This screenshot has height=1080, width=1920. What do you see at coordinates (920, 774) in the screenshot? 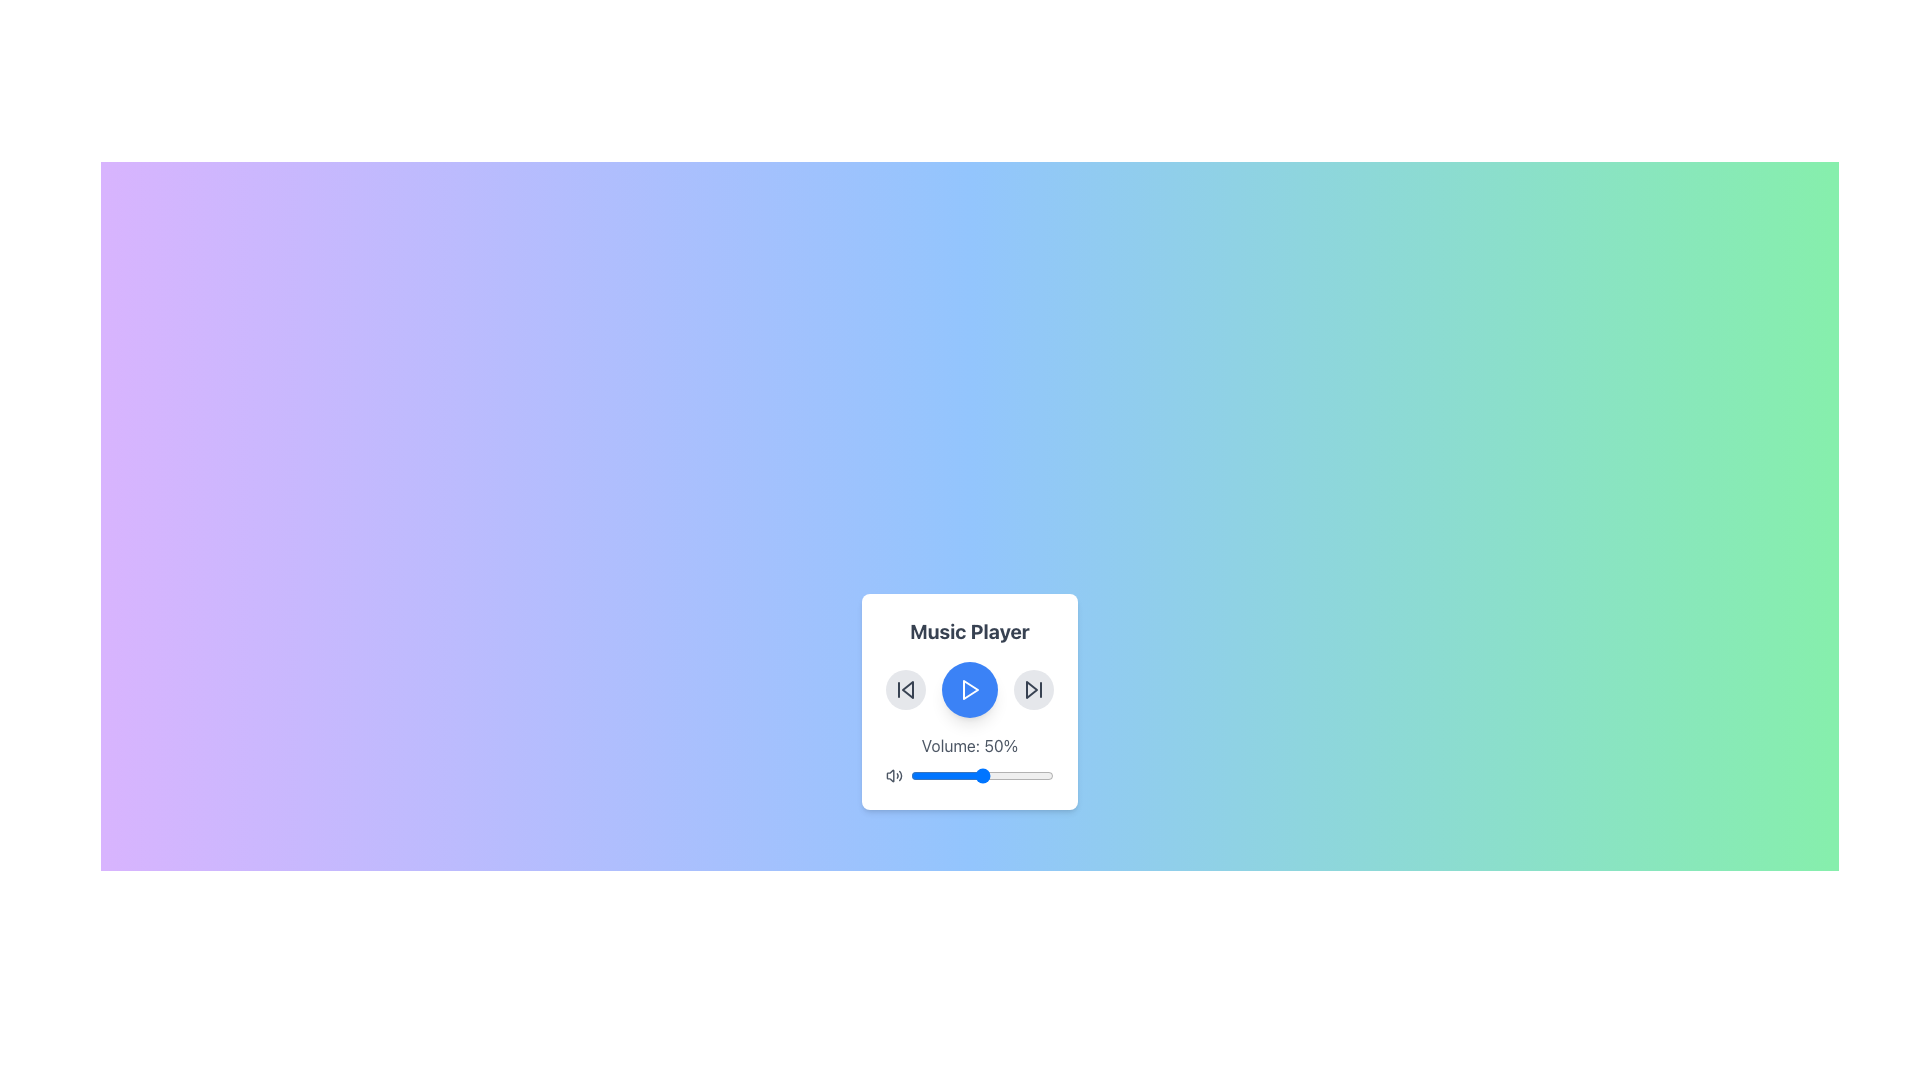
I see `volume level` at bounding box center [920, 774].